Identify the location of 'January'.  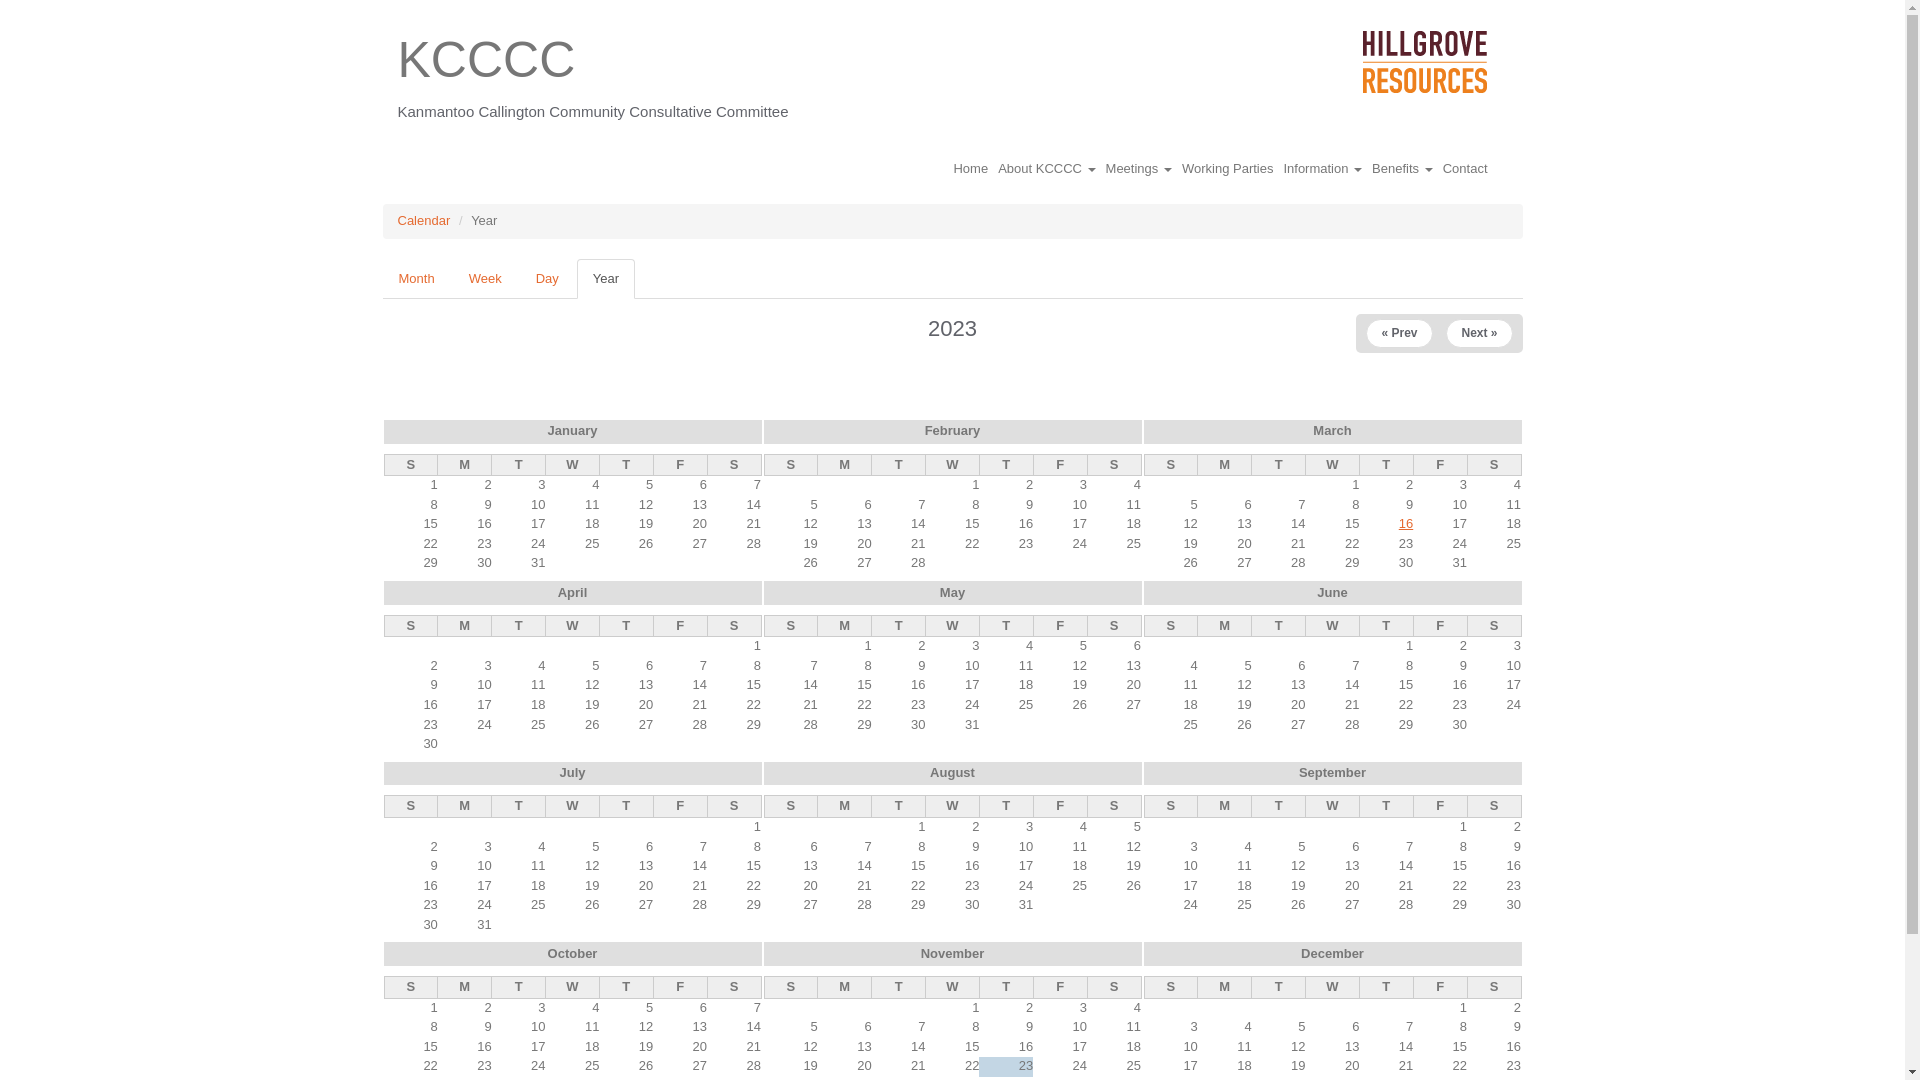
(571, 429).